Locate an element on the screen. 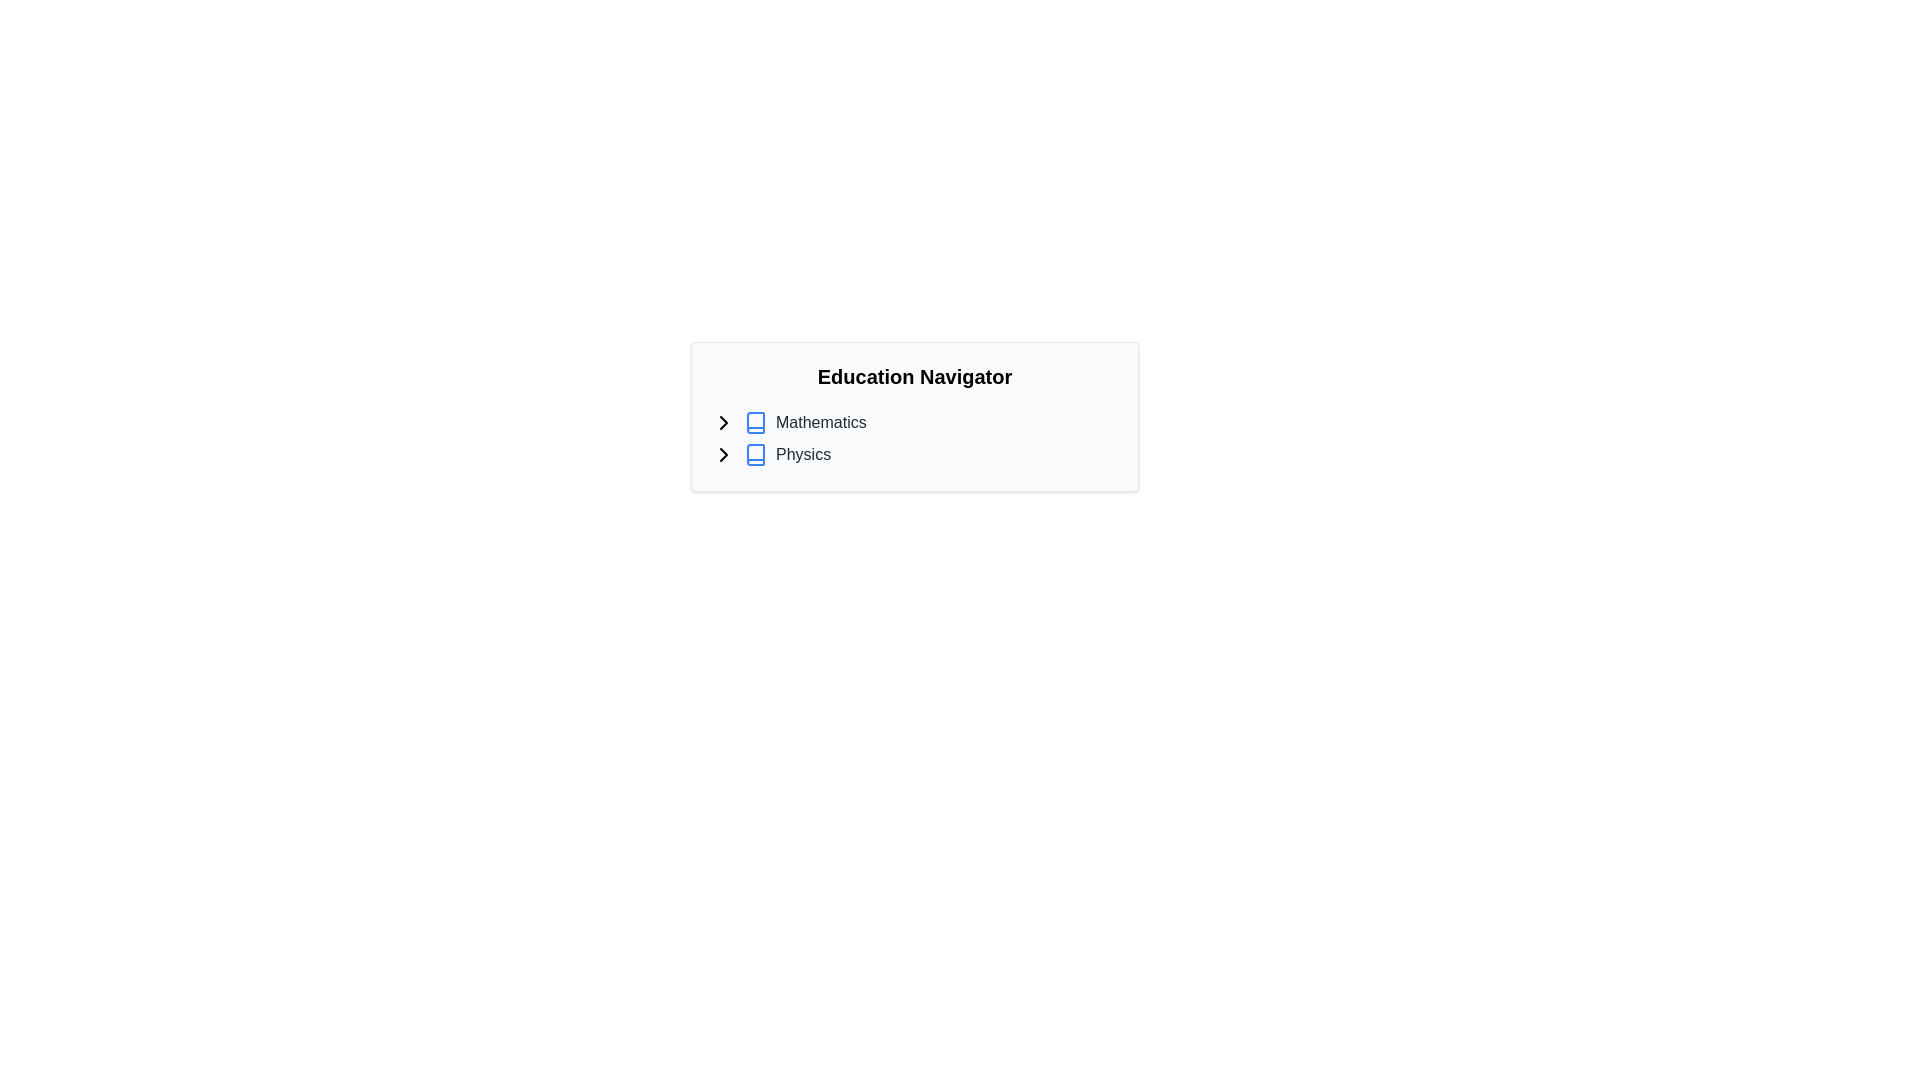 Image resolution: width=1920 pixels, height=1080 pixels. the 'Physics' navigation item located directly below the 'Mathematics' item in the vertical navigation list is located at coordinates (914, 455).